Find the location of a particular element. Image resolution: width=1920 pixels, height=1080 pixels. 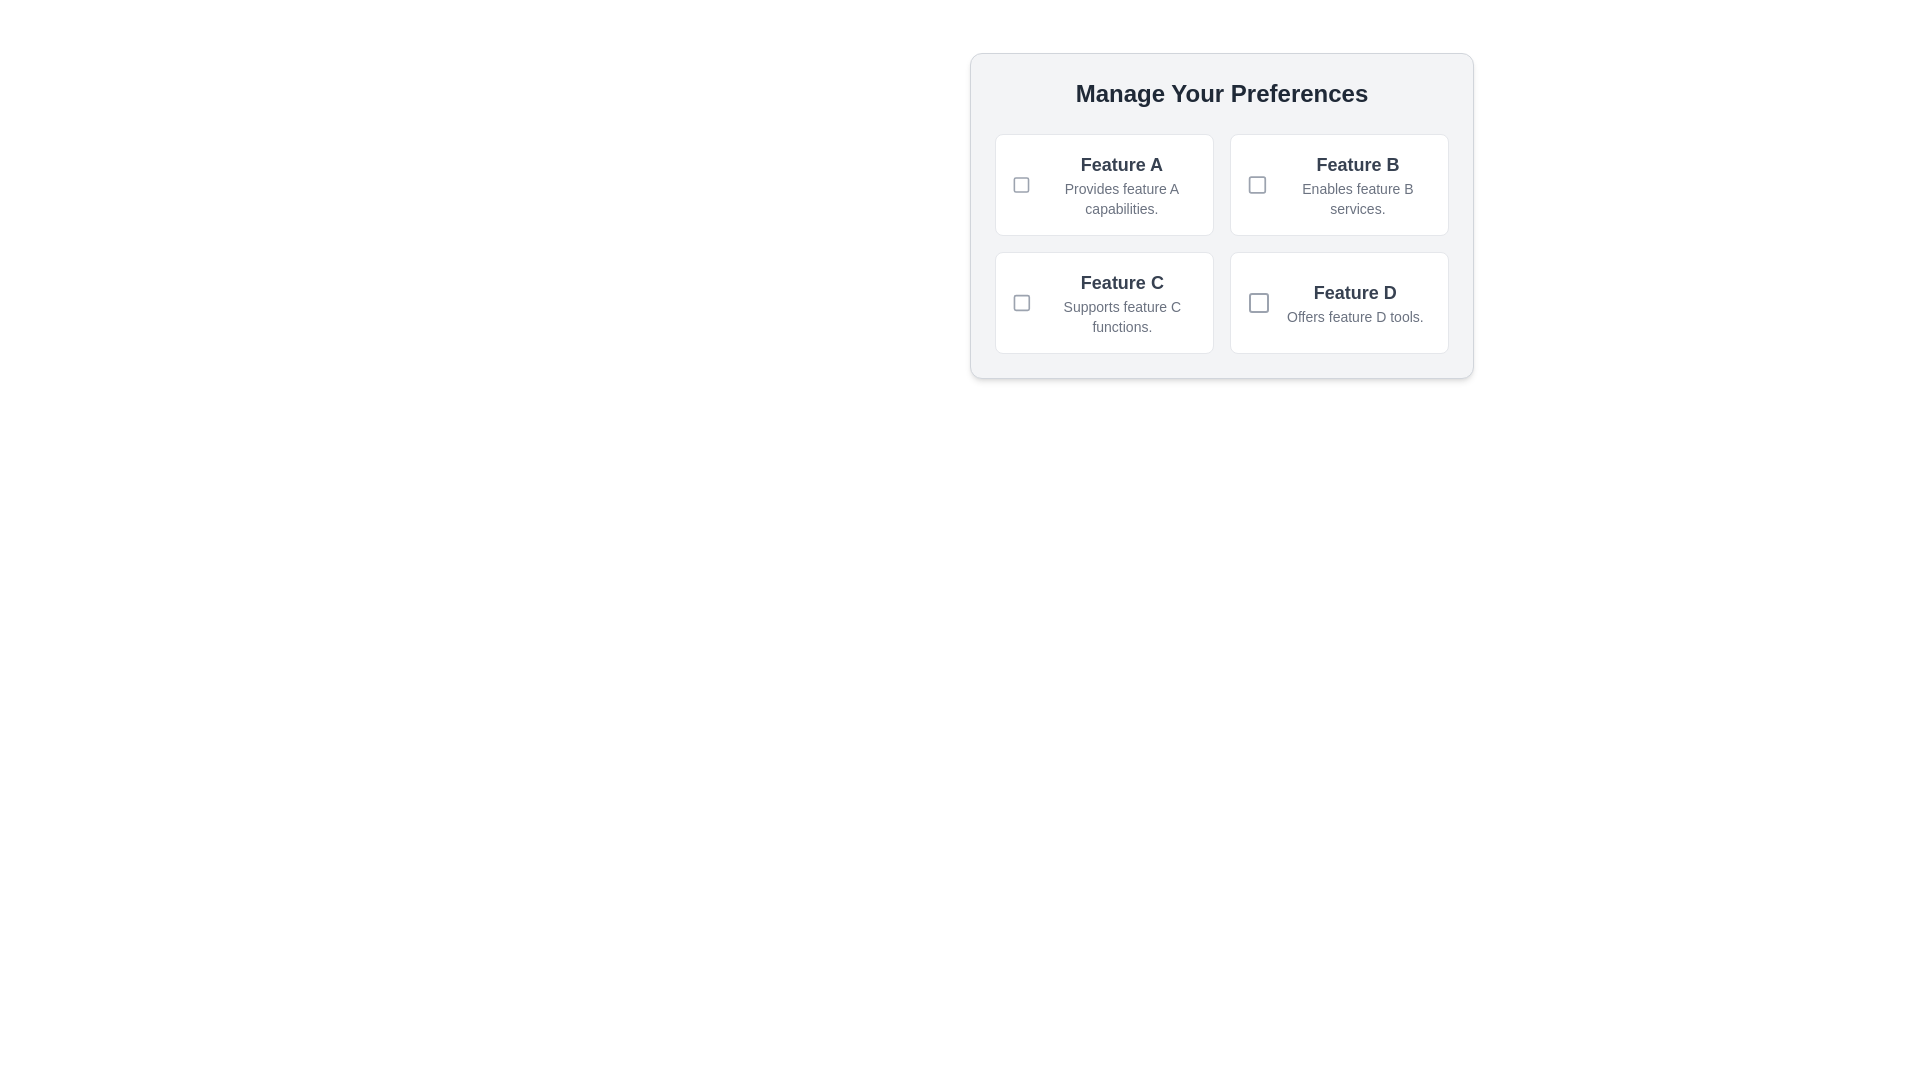

the checkbox for Feature B located in the top-right corner of the feature selection panel is located at coordinates (1256, 185).